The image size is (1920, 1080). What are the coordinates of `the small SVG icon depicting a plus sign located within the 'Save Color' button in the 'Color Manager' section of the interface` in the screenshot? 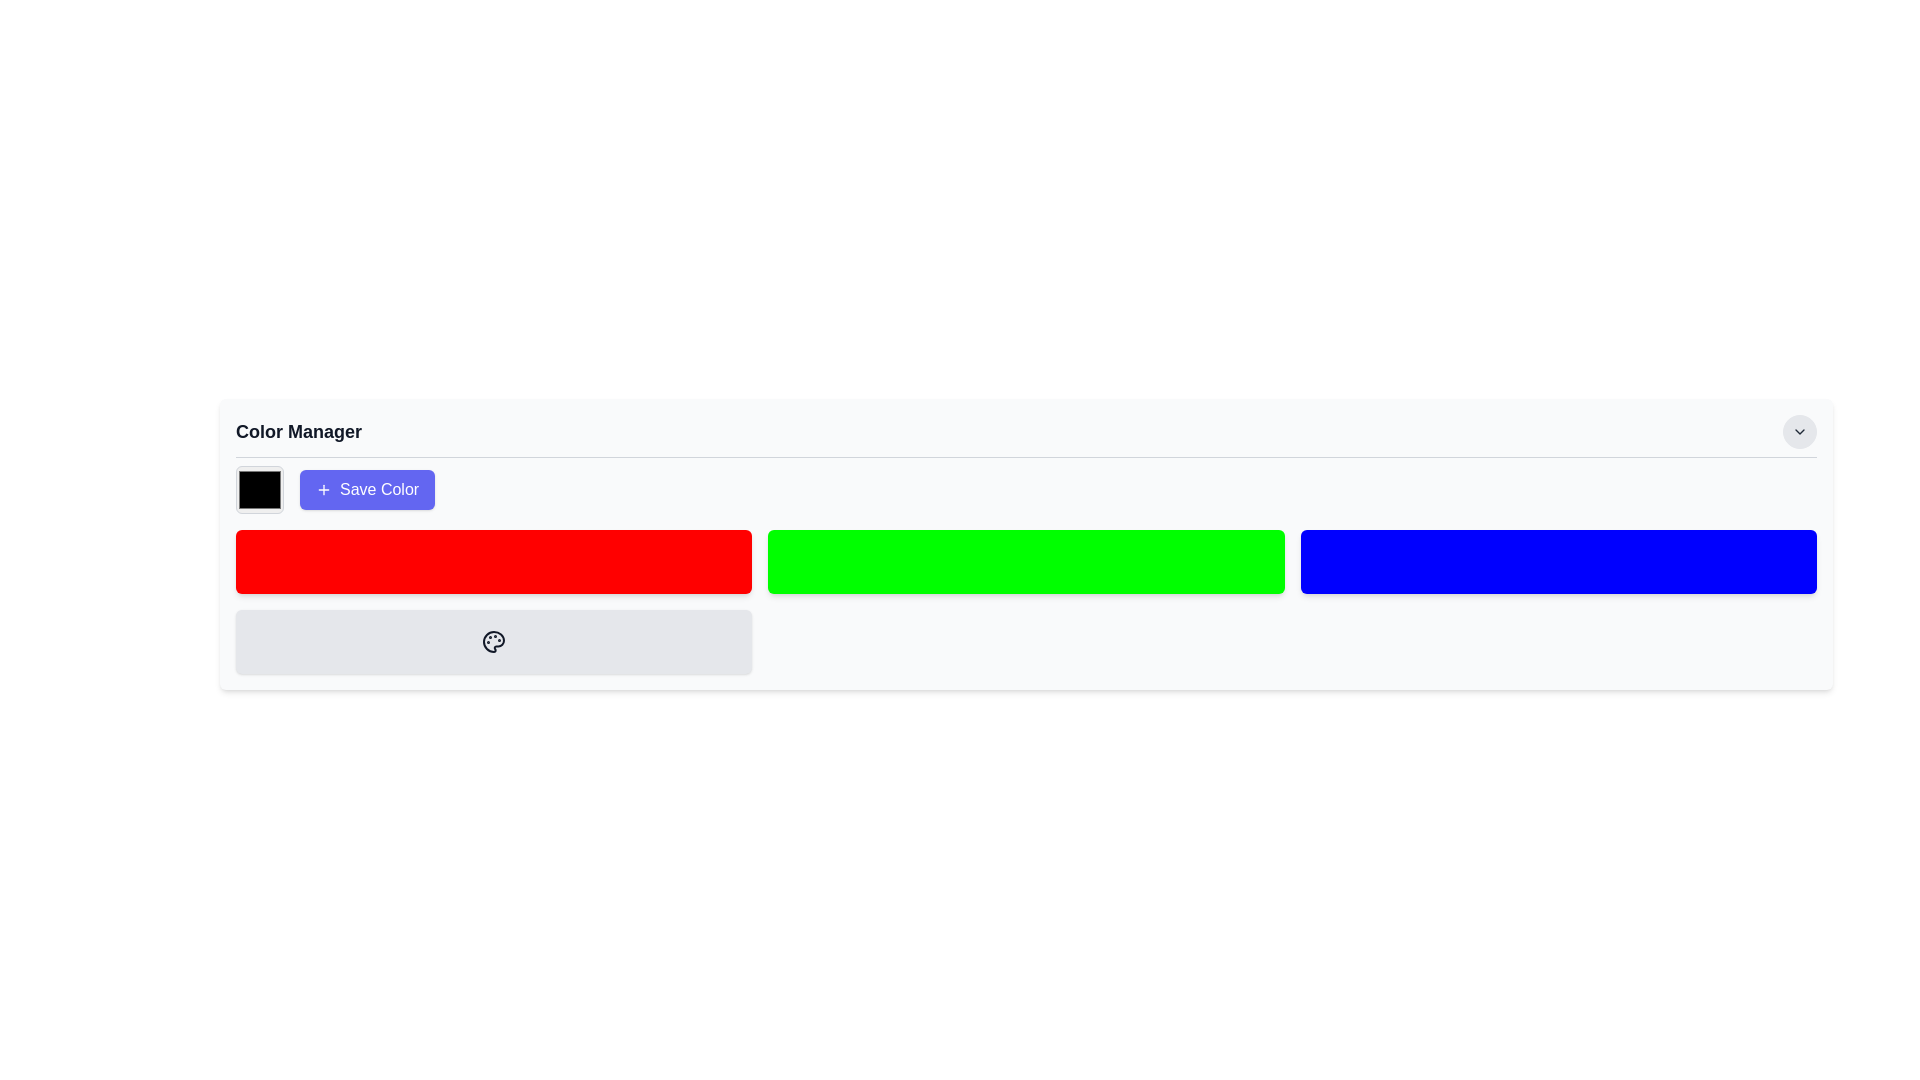 It's located at (324, 489).